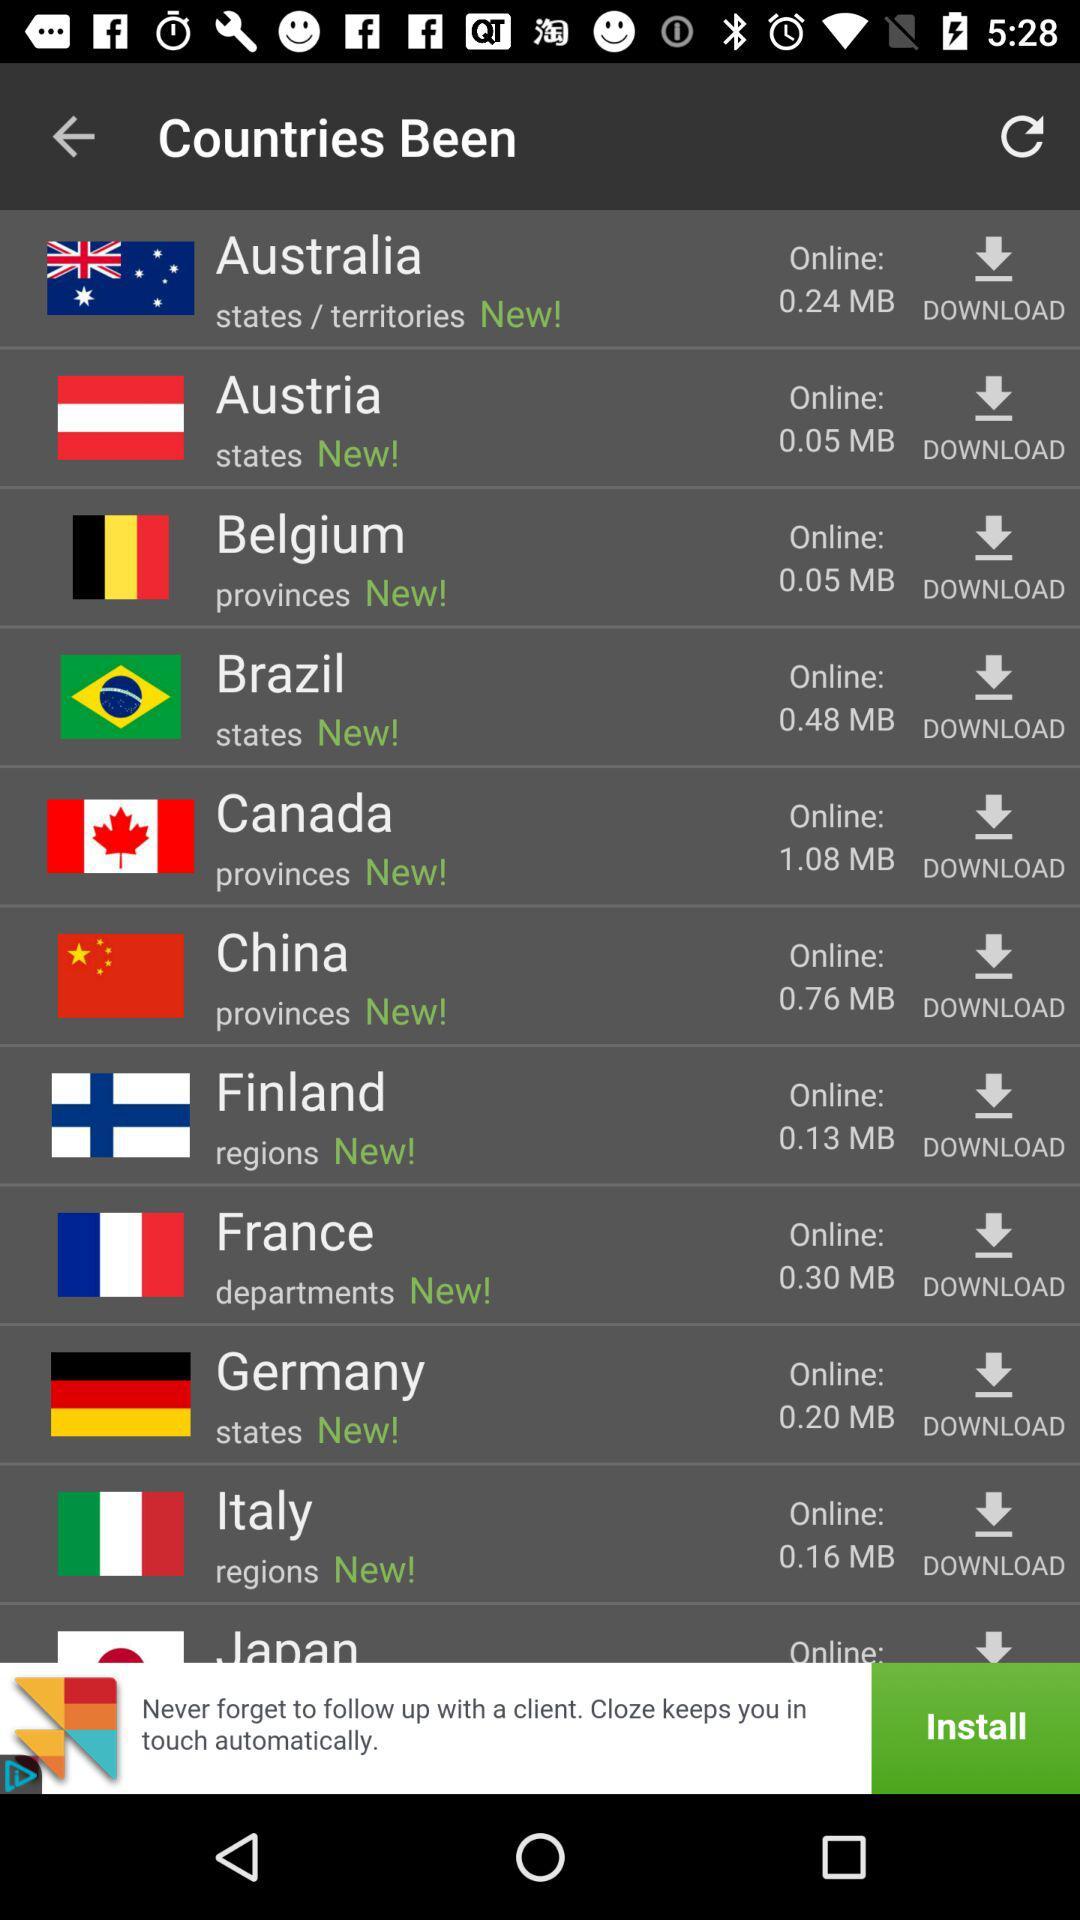  I want to click on download, so click(993, 1643).